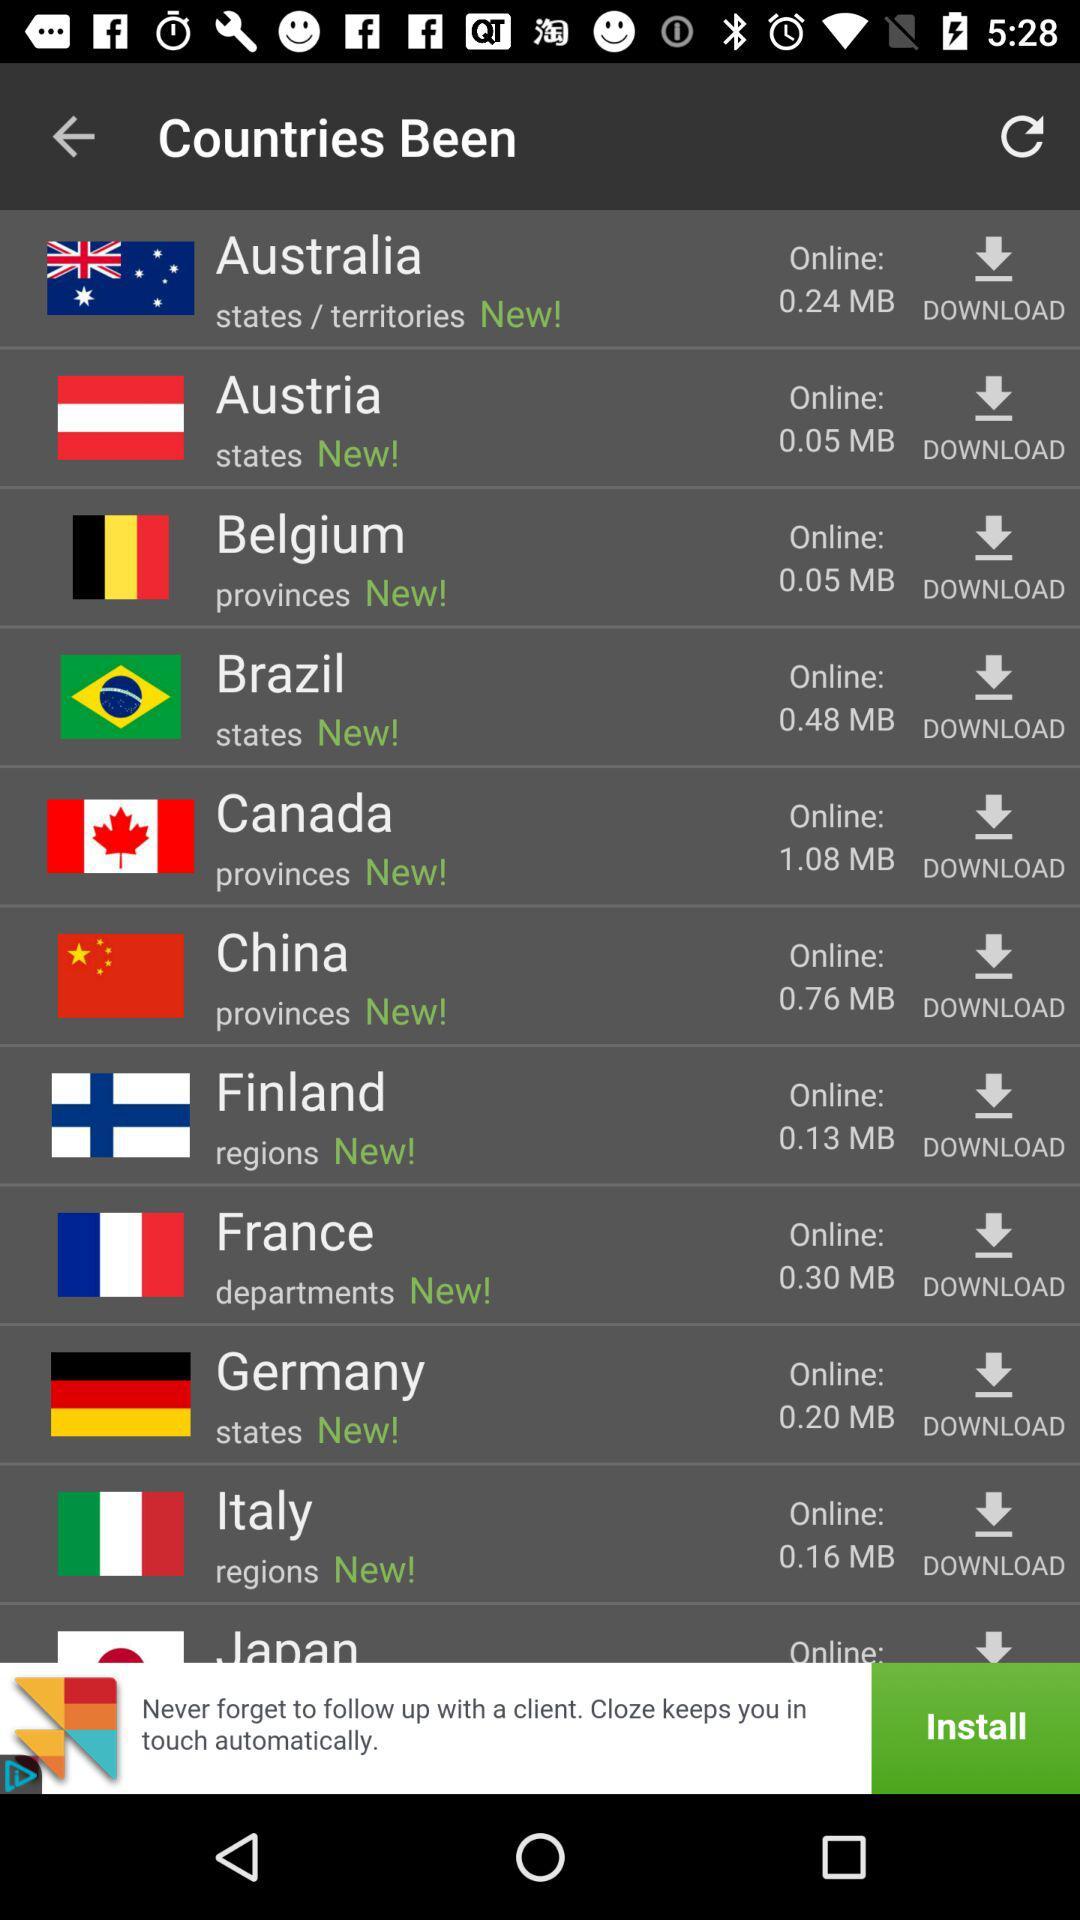  I want to click on download, so click(993, 1643).